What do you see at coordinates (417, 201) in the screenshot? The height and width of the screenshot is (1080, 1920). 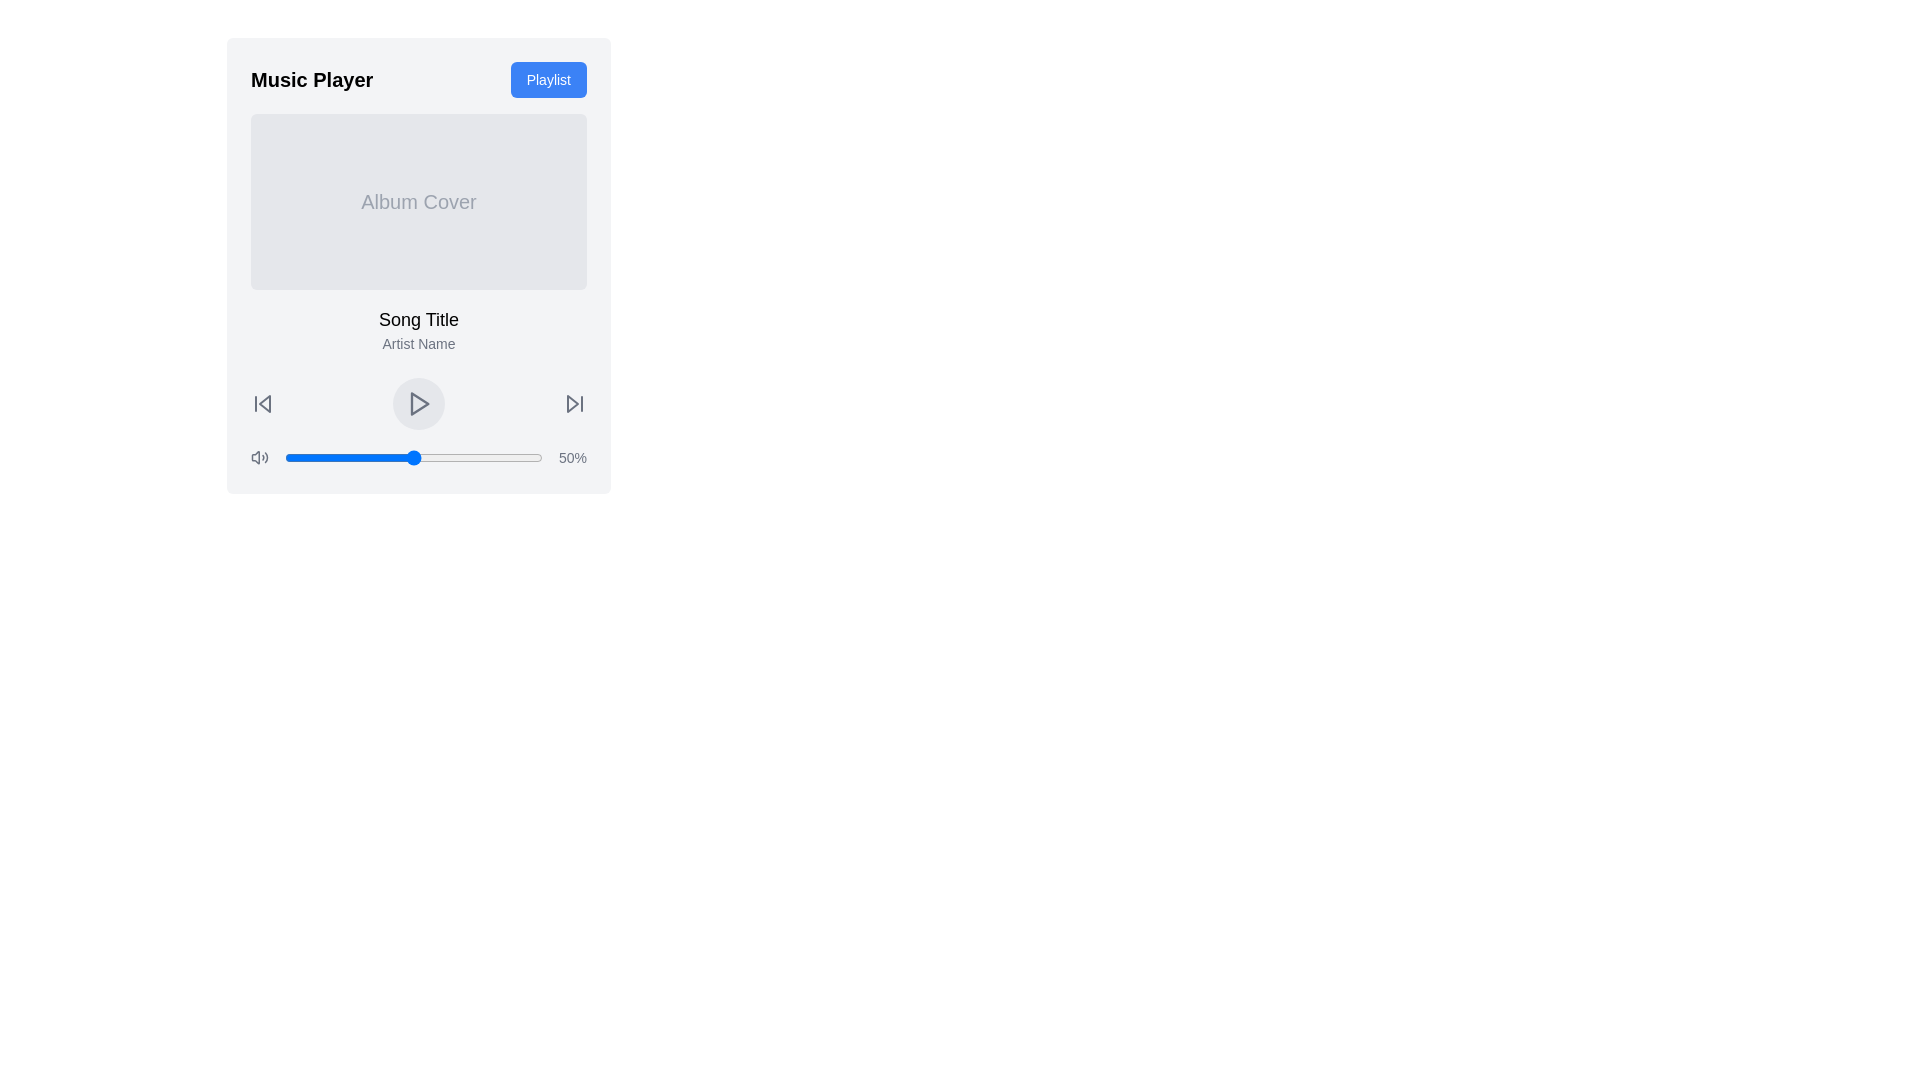 I see `the album cover placeholder in the music player interface, which is located beneath the header section and centered horizontally` at bounding box center [417, 201].